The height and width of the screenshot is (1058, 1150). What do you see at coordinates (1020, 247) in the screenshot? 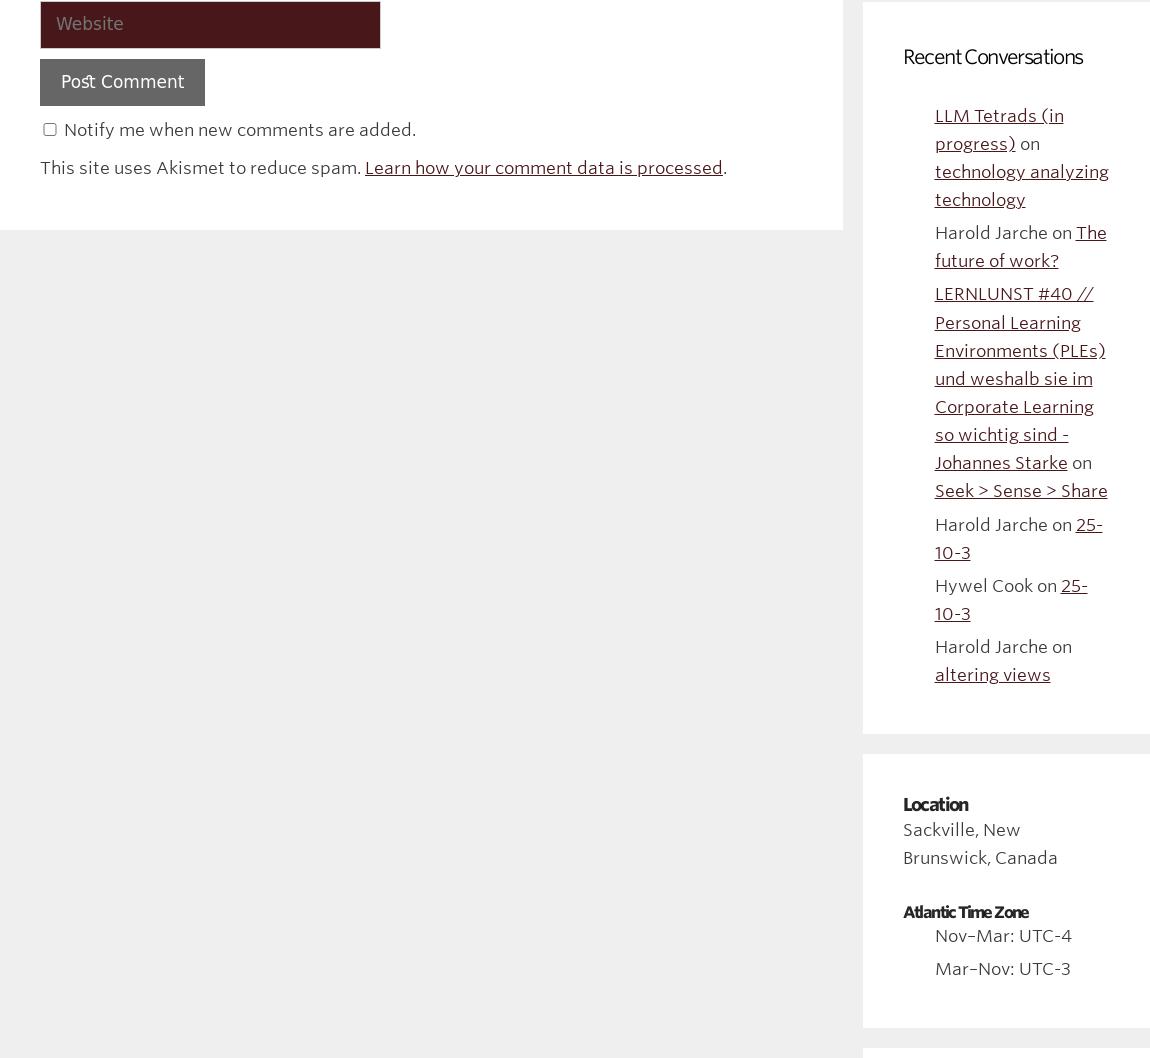
I see `'The future of work?'` at bounding box center [1020, 247].